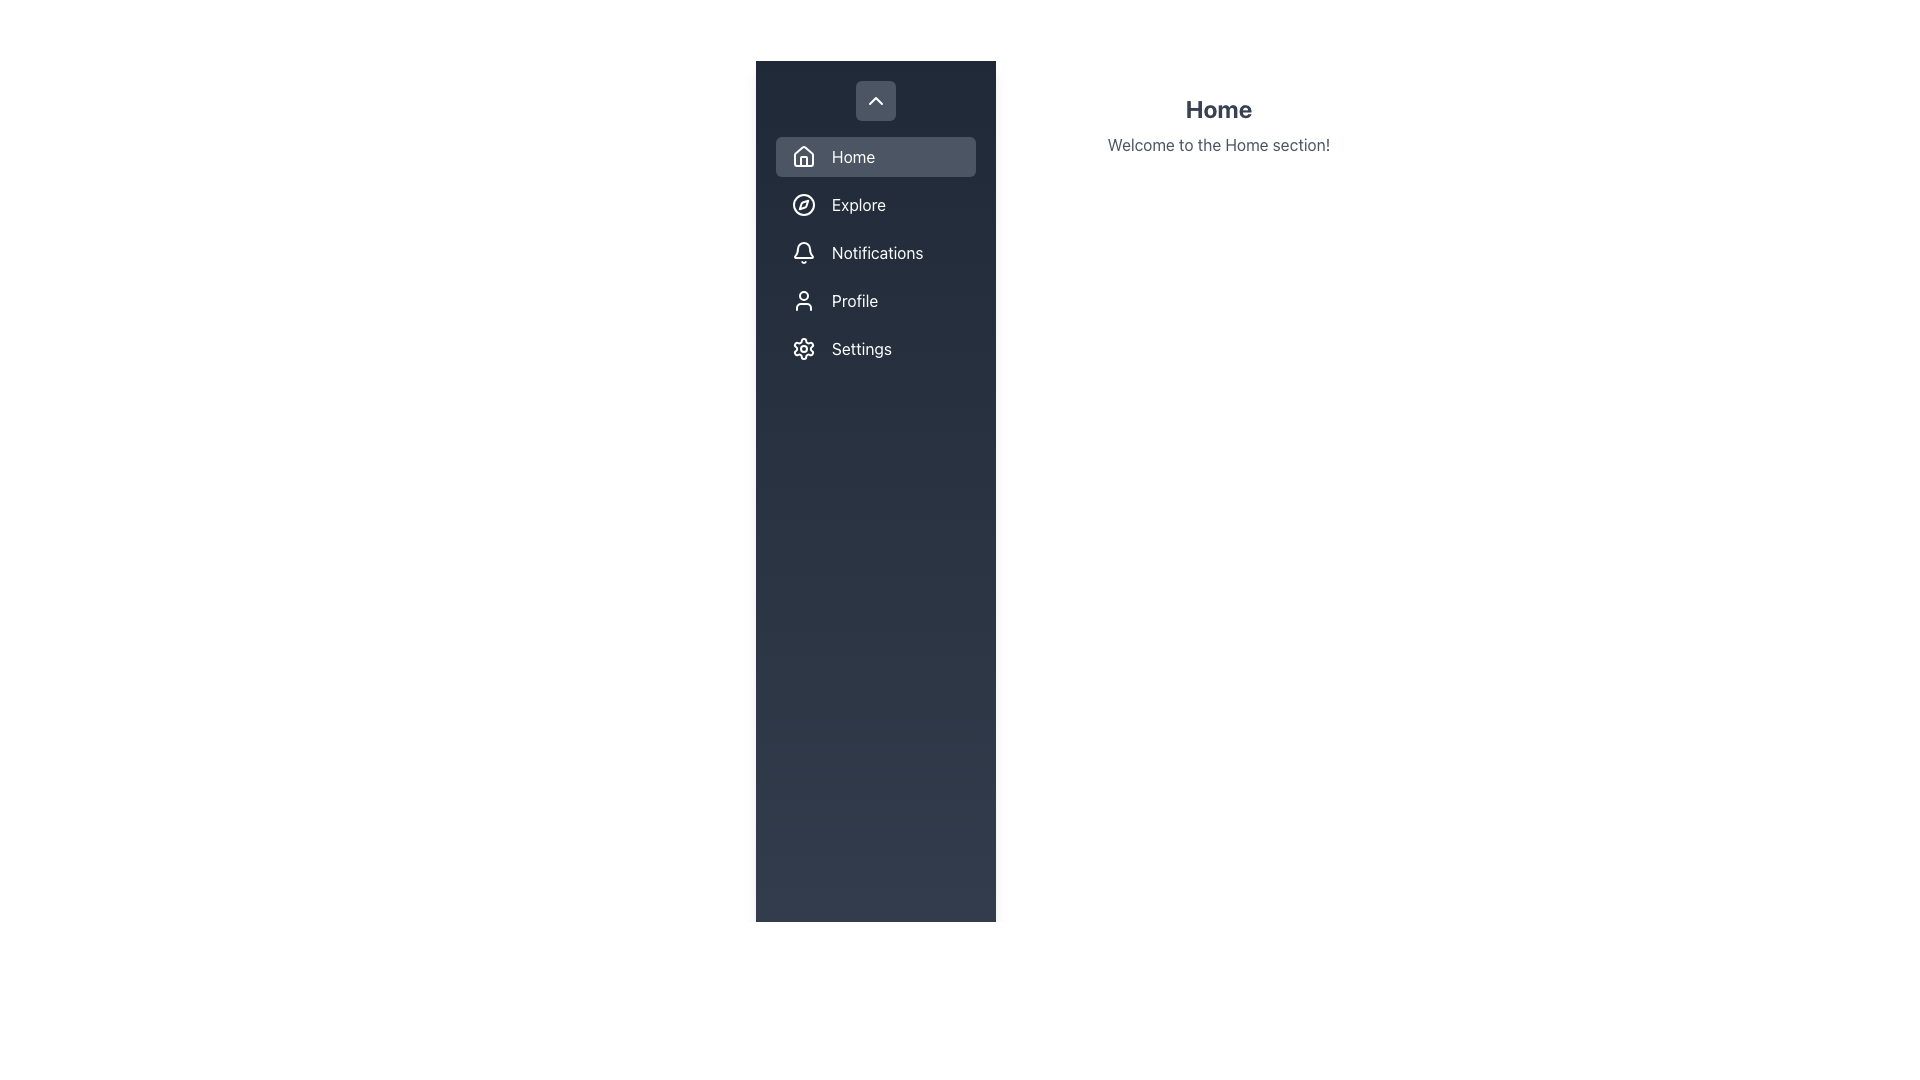 Image resolution: width=1920 pixels, height=1080 pixels. I want to click on the gear icon in the vertical navigation menu labeled 'Settings', which is the fifth button from the top, so click(804, 347).